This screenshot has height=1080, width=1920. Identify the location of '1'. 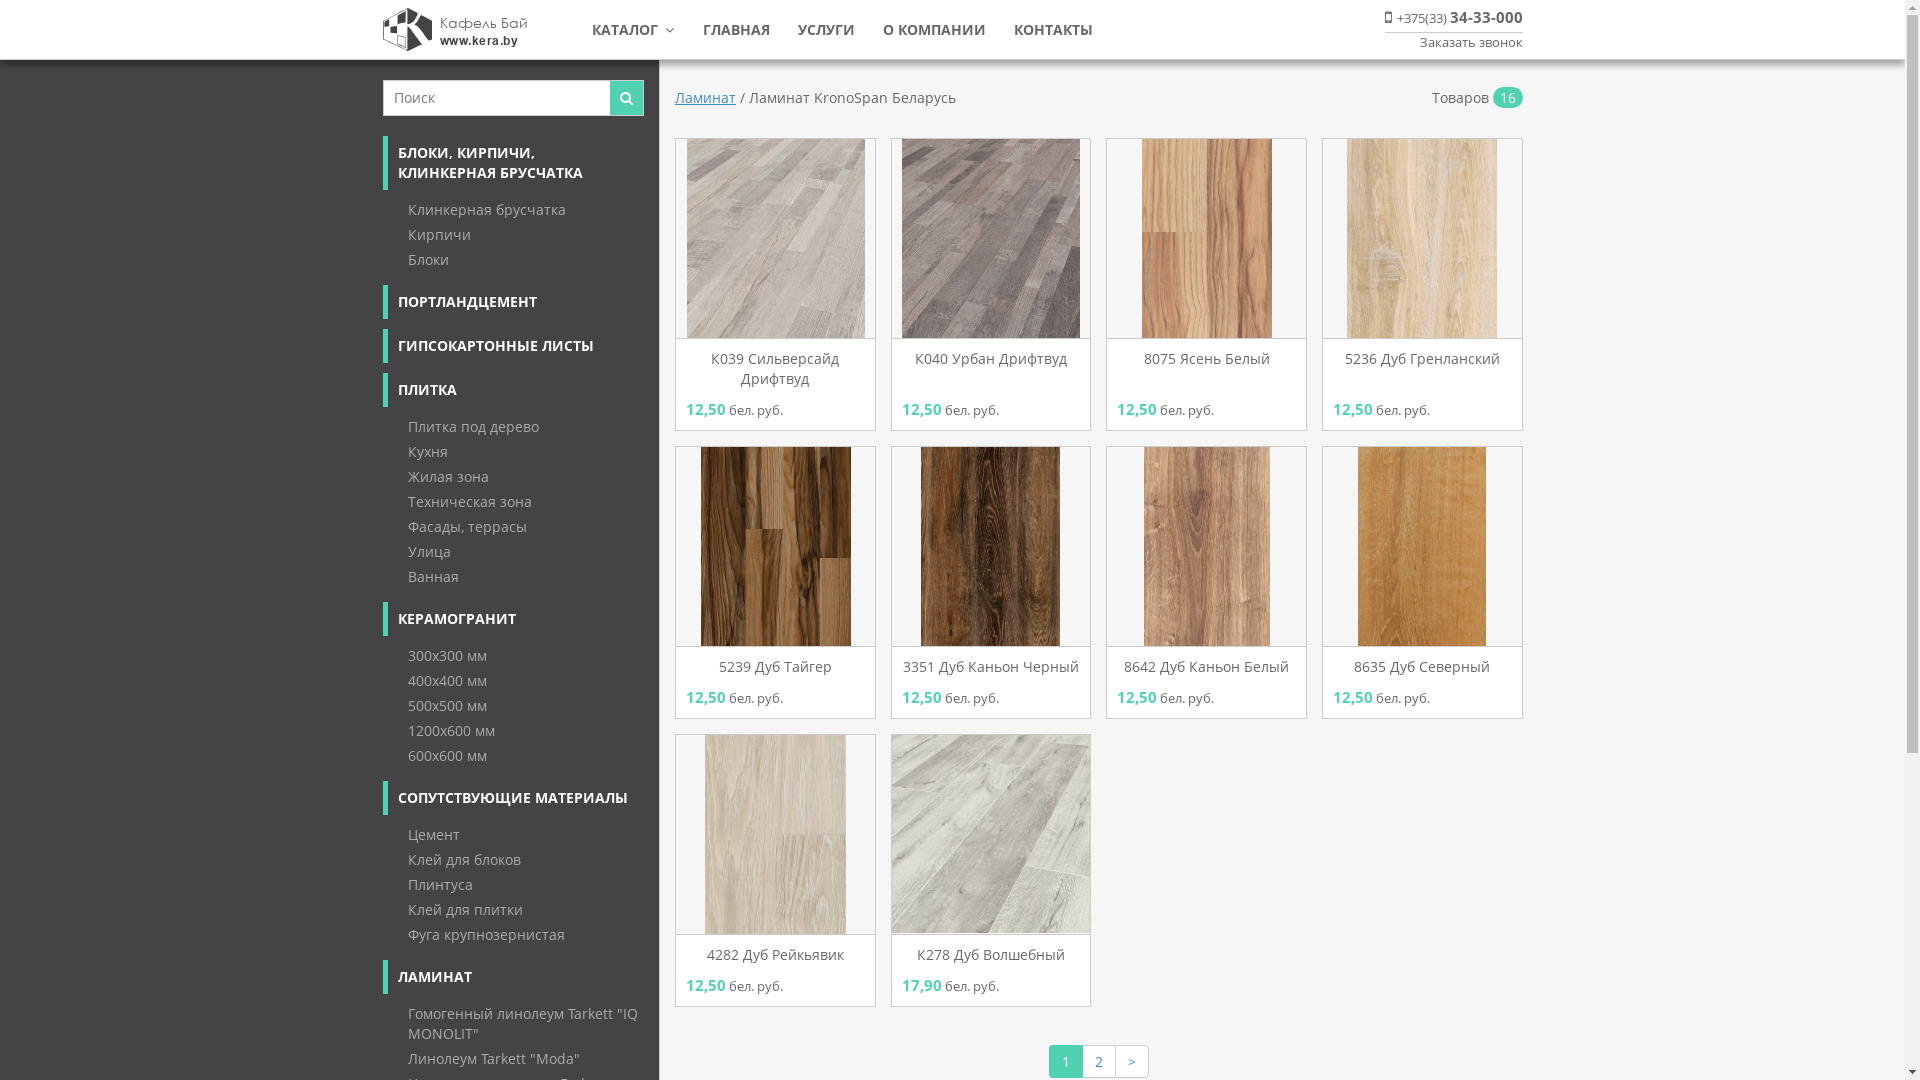
(1064, 1060).